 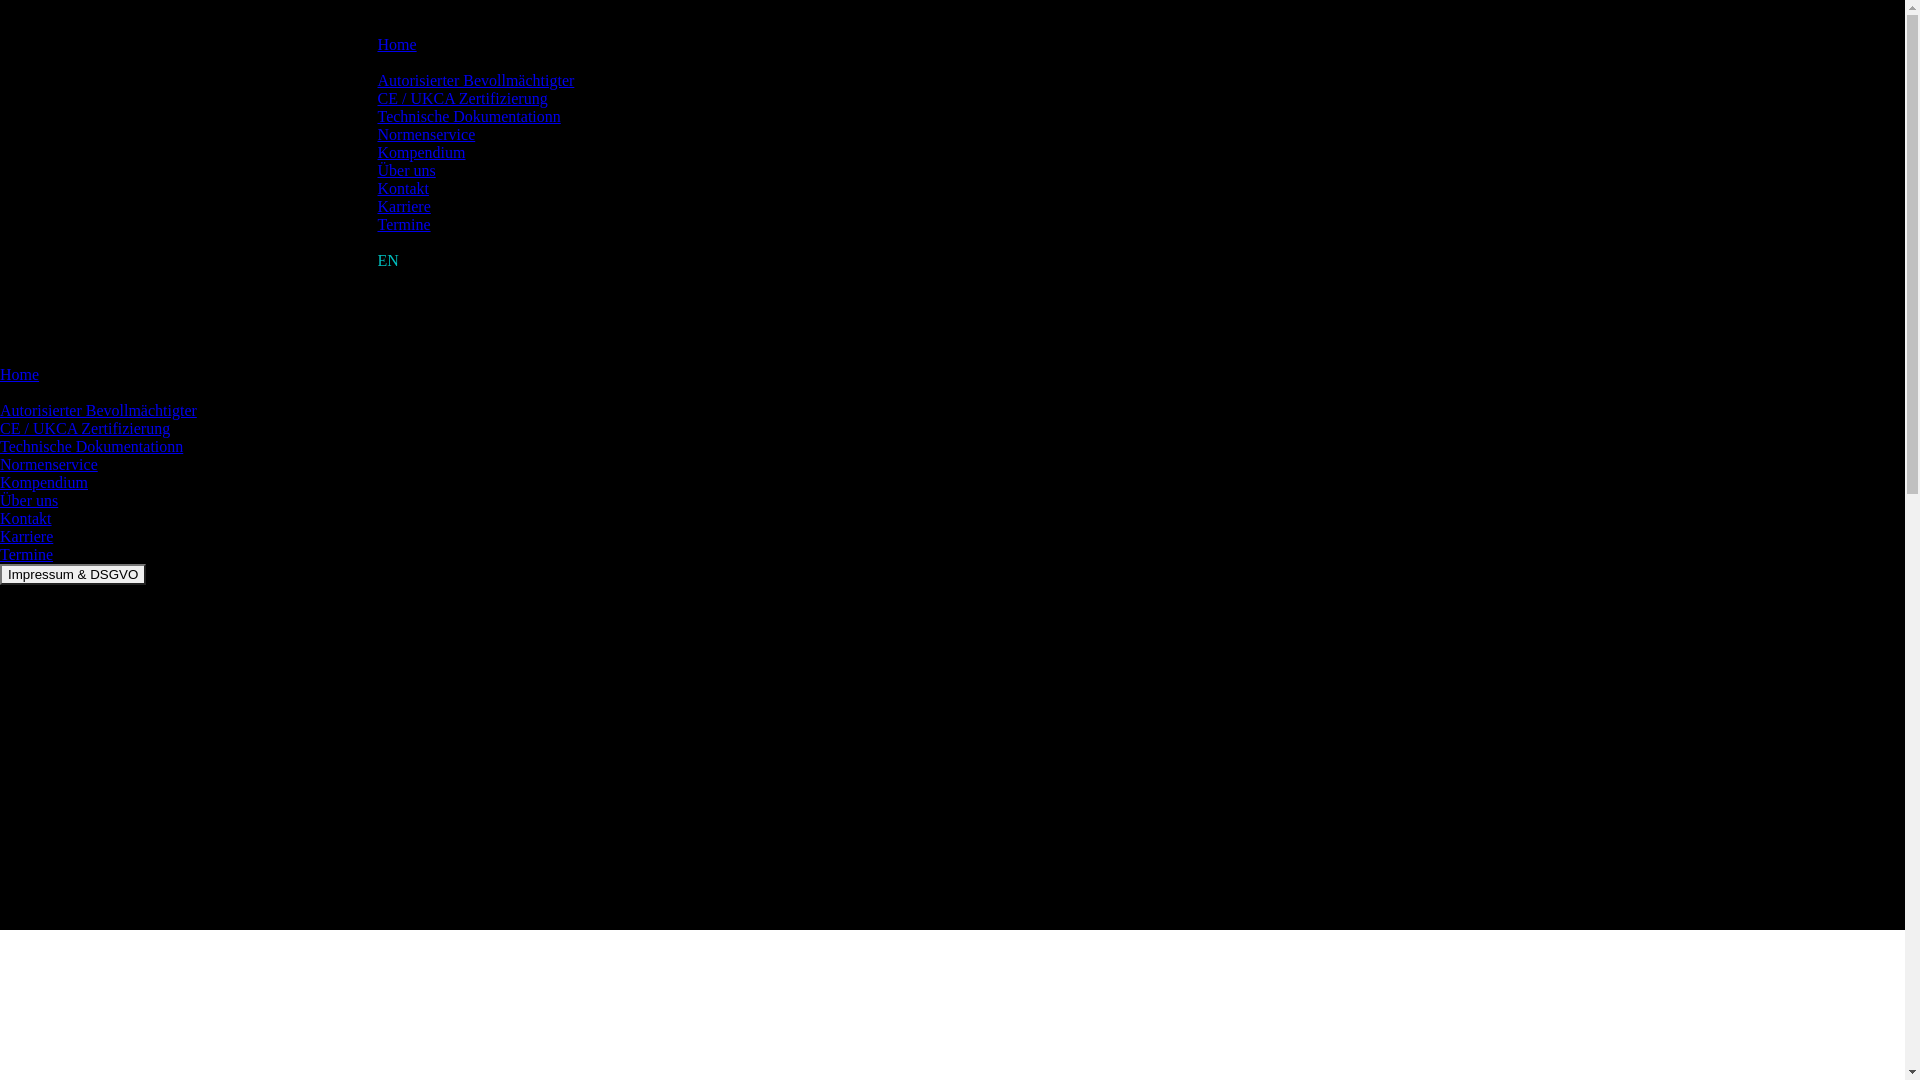 I want to click on 'Kompendium', so click(x=43, y=482).